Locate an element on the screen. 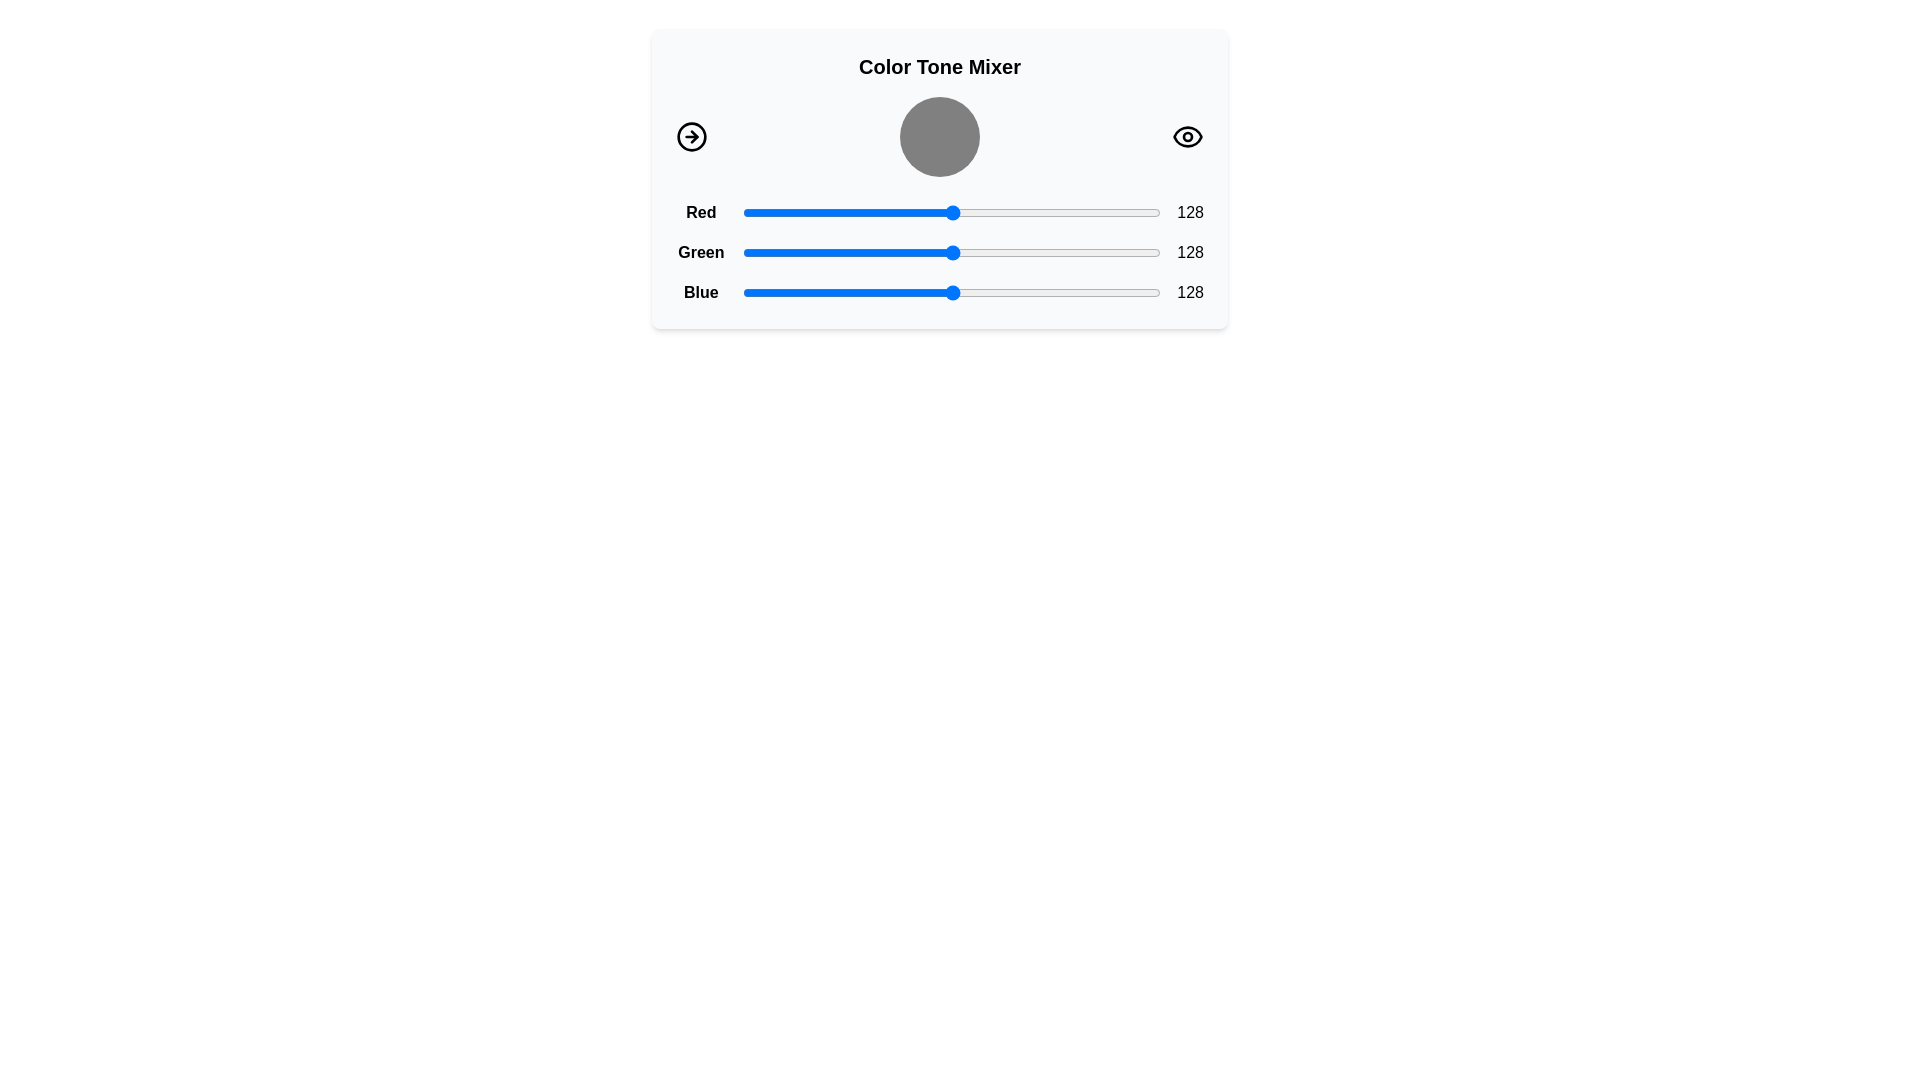  the first horizontal slider control labeled 'Red' located below 'Color Tone Mixer' and above the 'Green' slider is located at coordinates (939, 212).